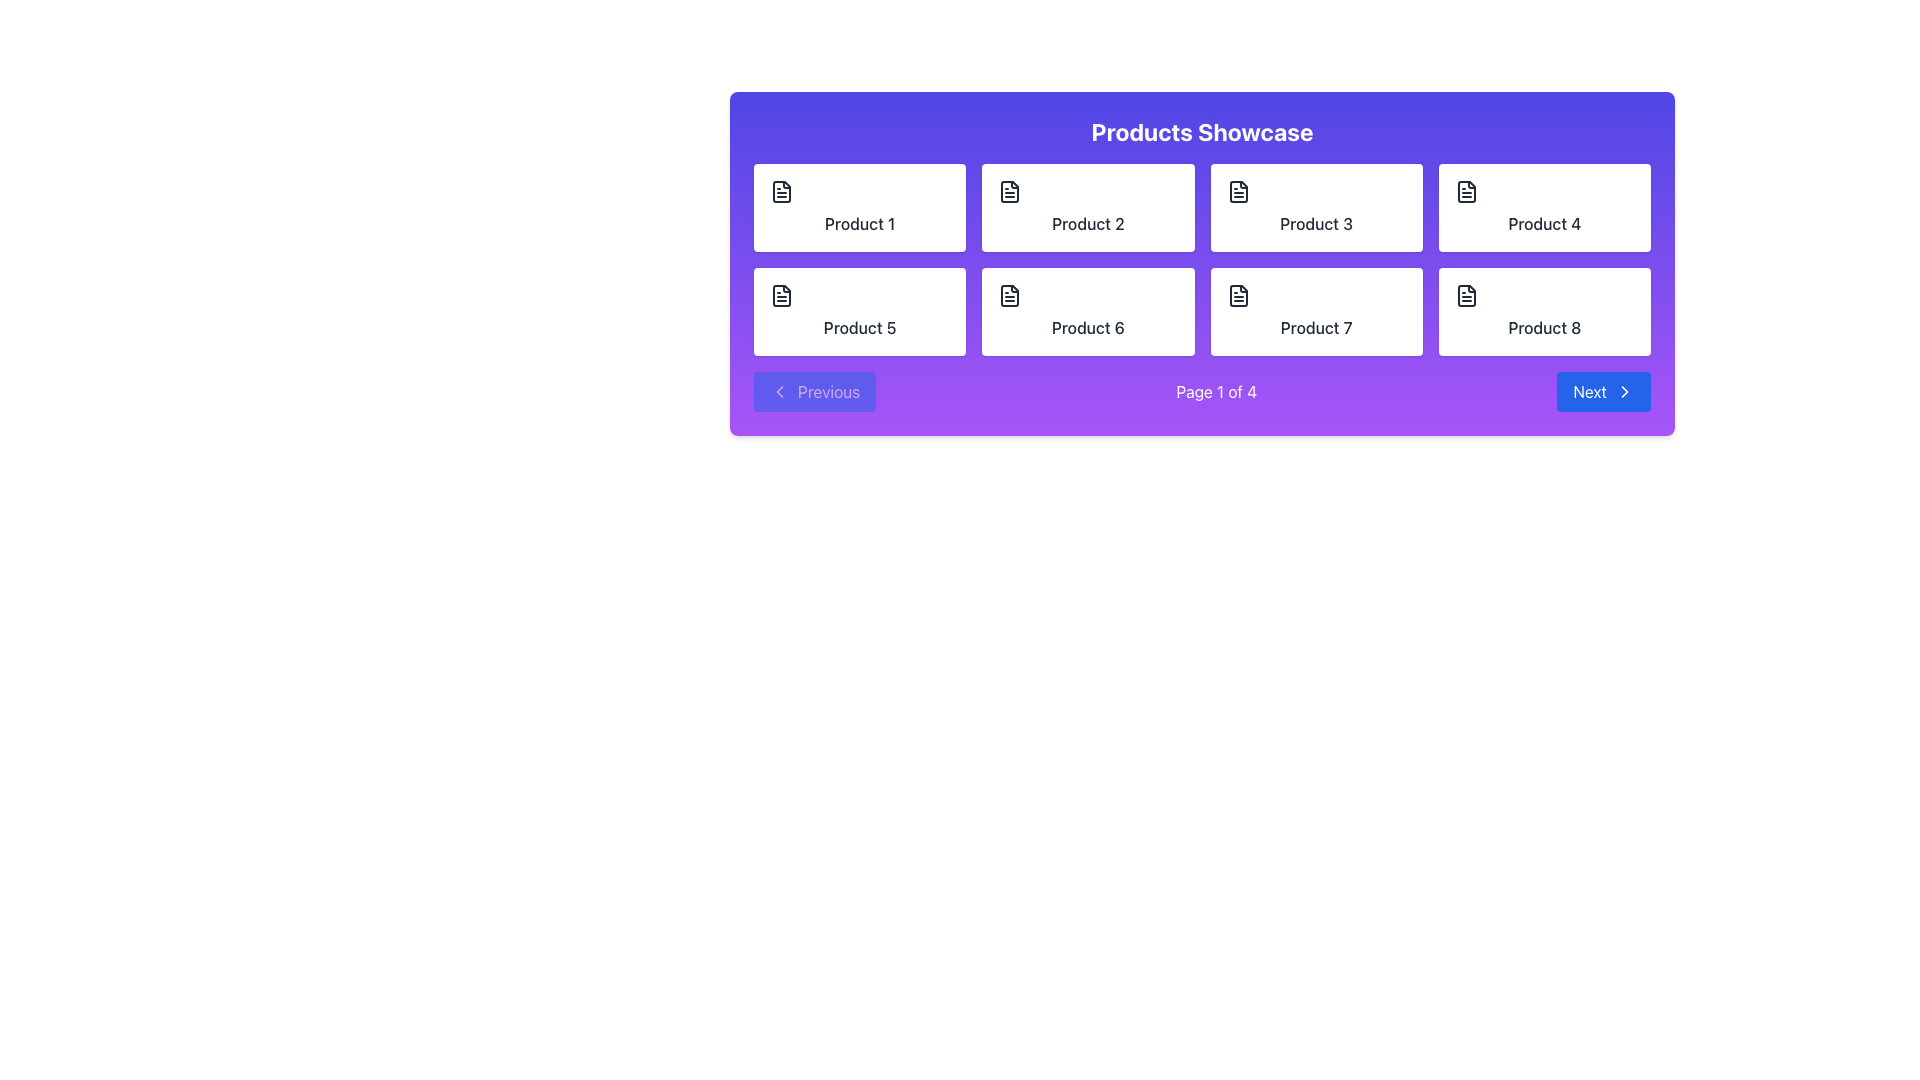 The width and height of the screenshot is (1920, 1080). I want to click on the detailing of the document icon located in the 'Products Showcase' section, above the 'Product 3' label, so click(1237, 192).